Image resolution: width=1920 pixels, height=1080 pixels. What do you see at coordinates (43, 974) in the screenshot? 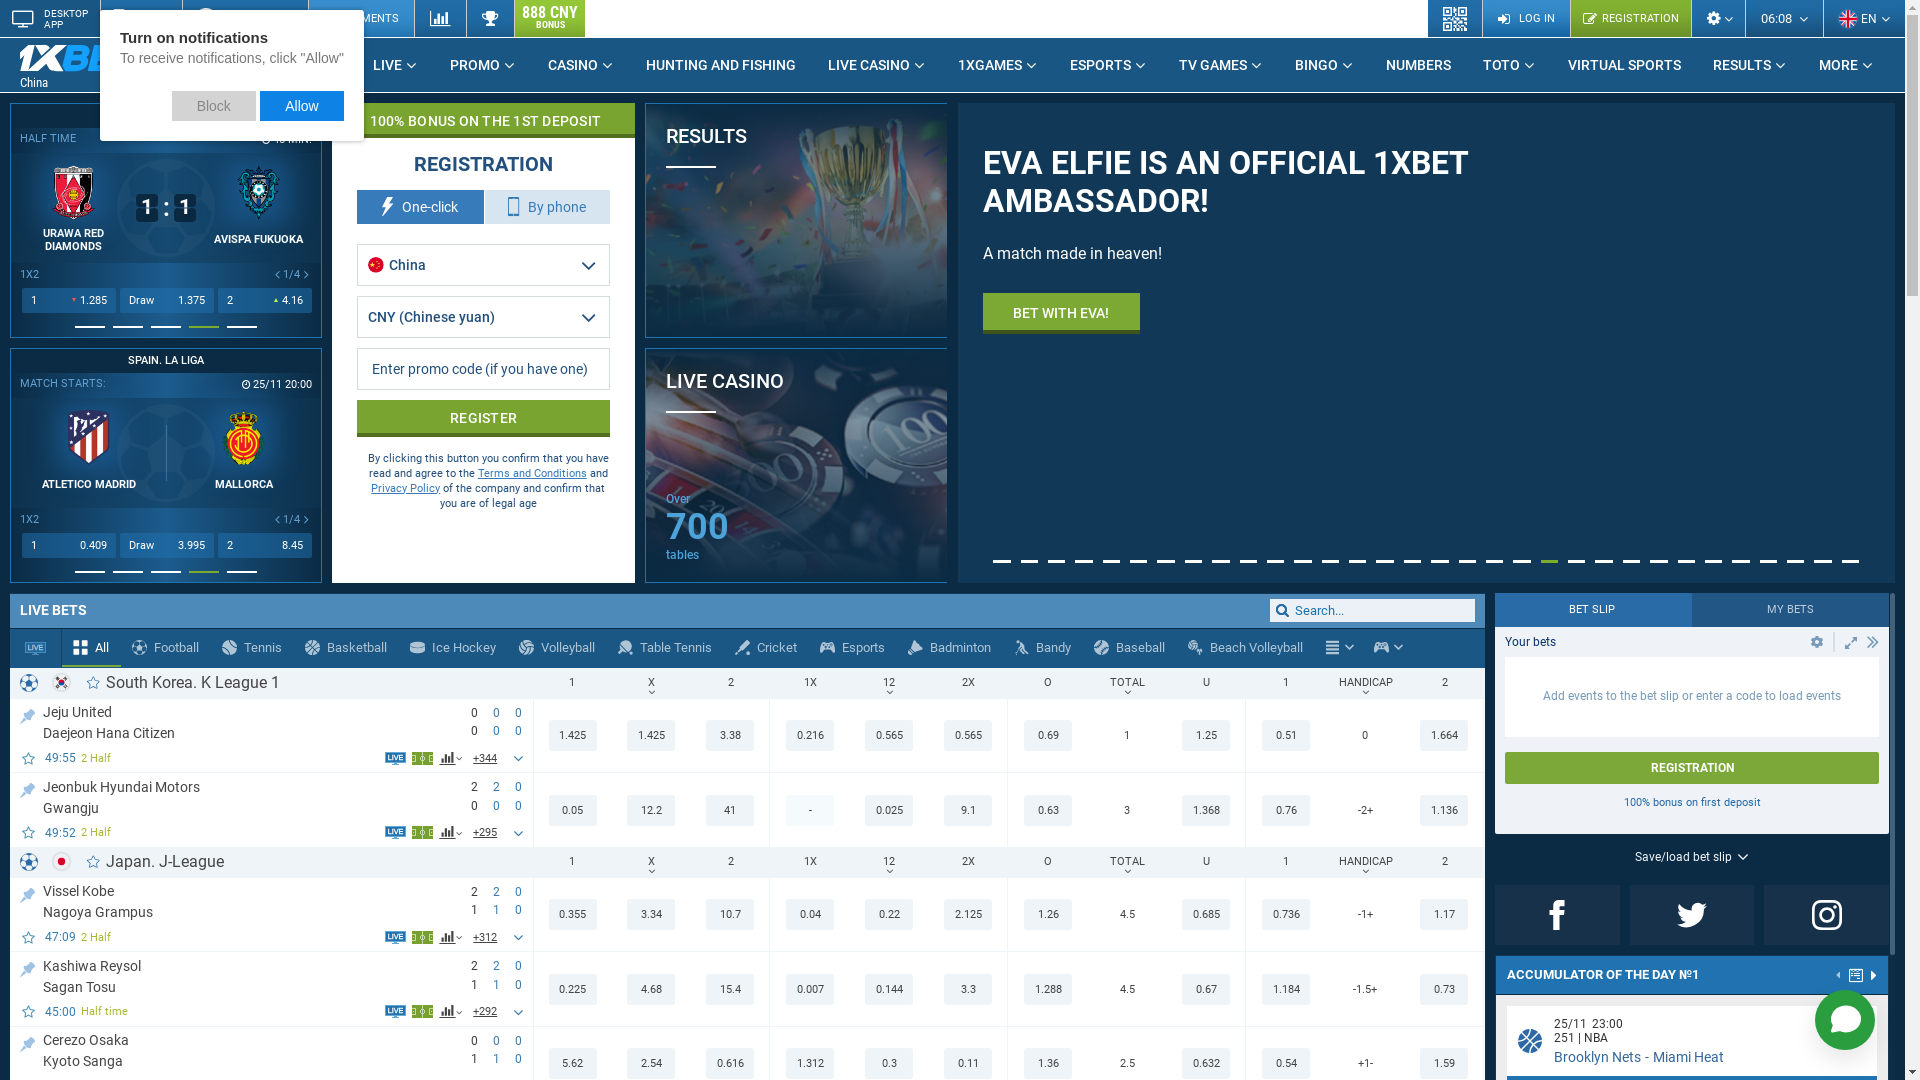
I see `'Kashiwa Reysol` at bounding box center [43, 974].